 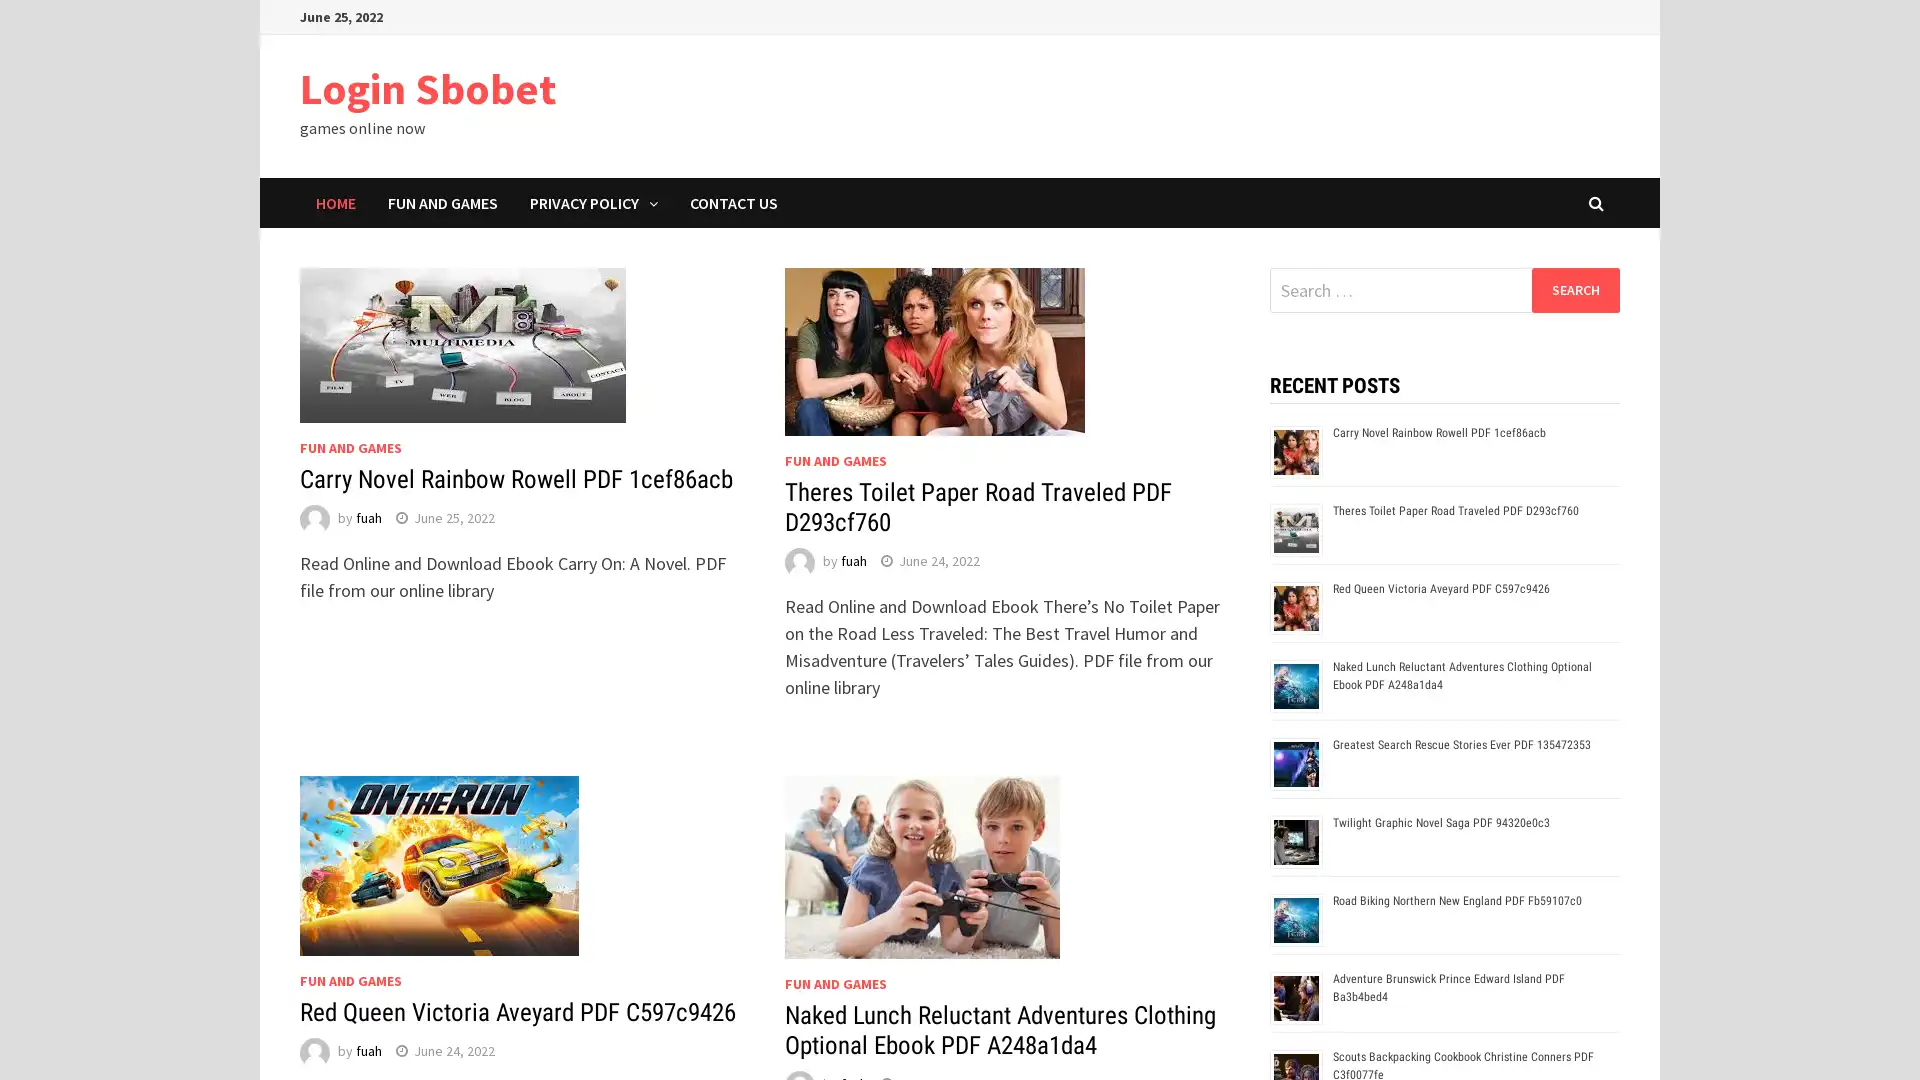 What do you see at coordinates (1574, 289) in the screenshot?
I see `Search` at bounding box center [1574, 289].